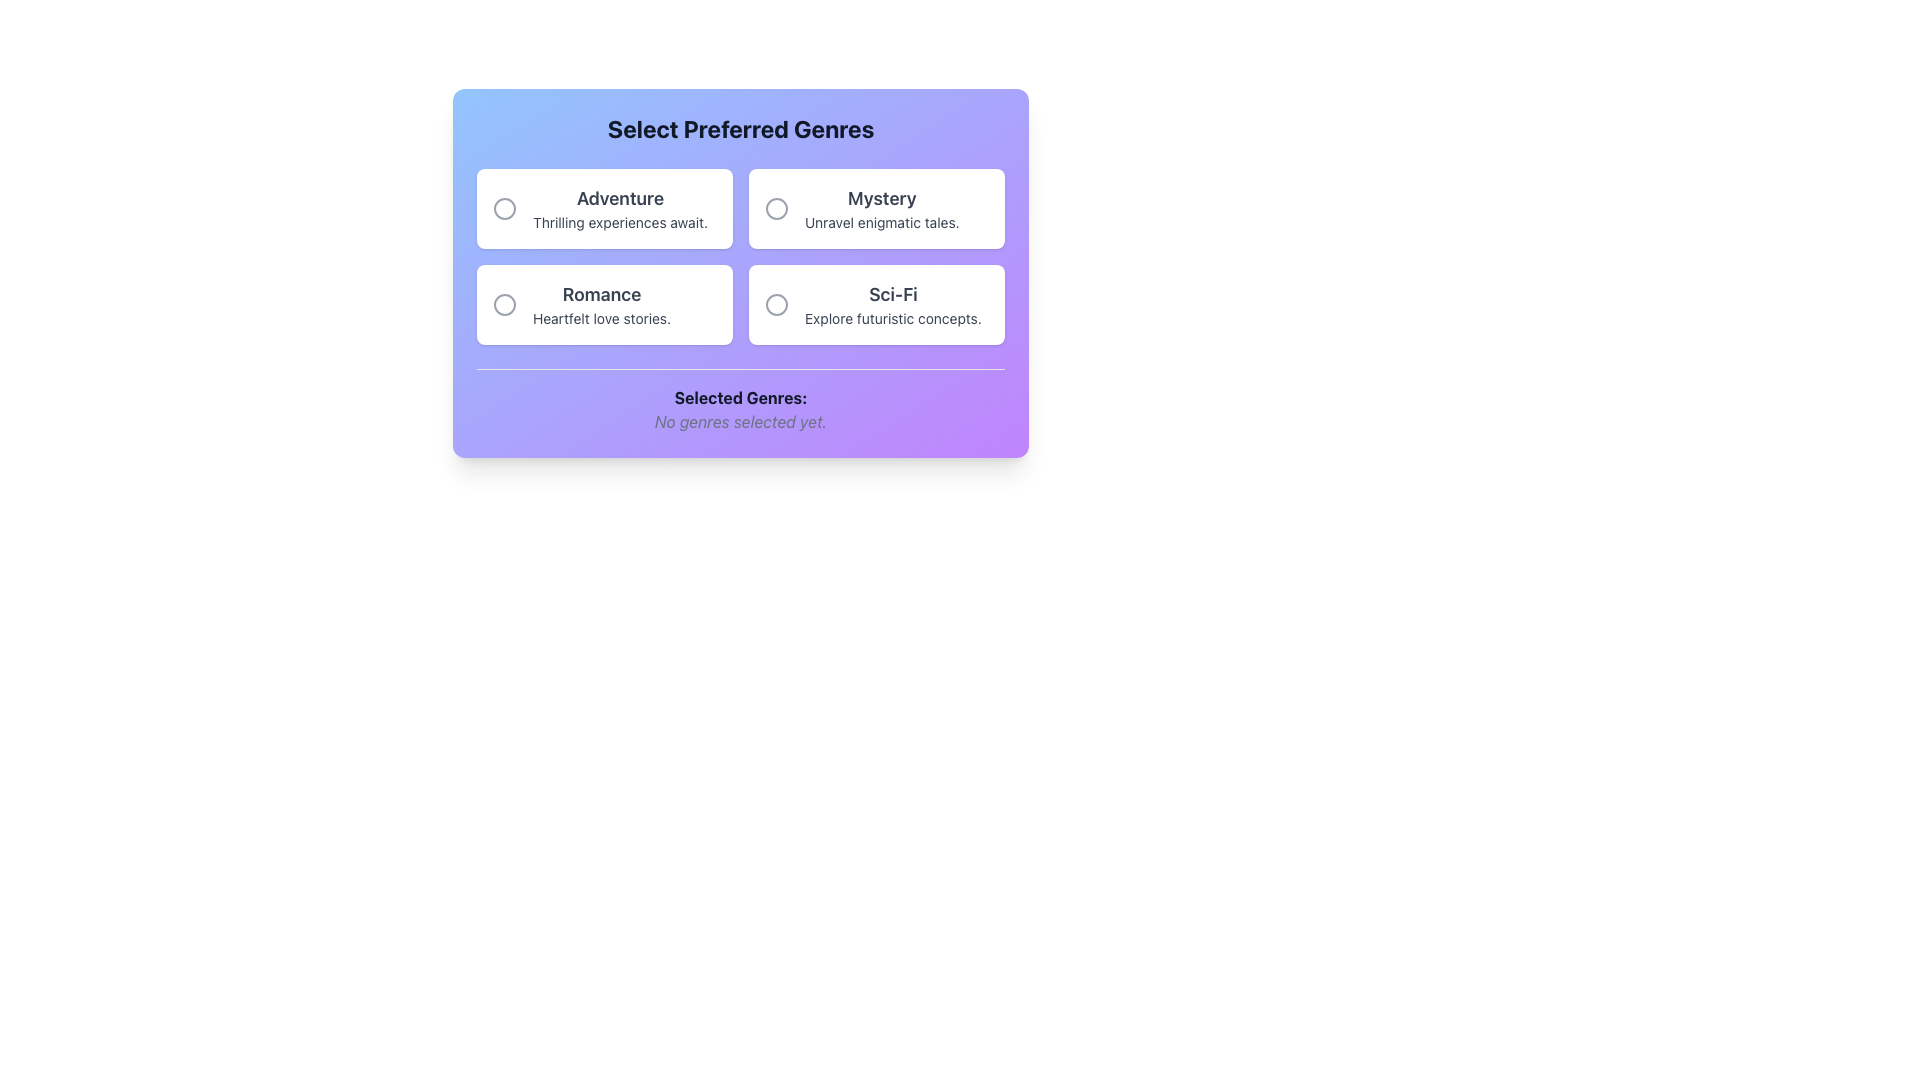  Describe the element at coordinates (504, 208) in the screenshot. I see `the Decorative Icon with a gray border, located adjacent to the left of the text 'Adventure'` at that location.